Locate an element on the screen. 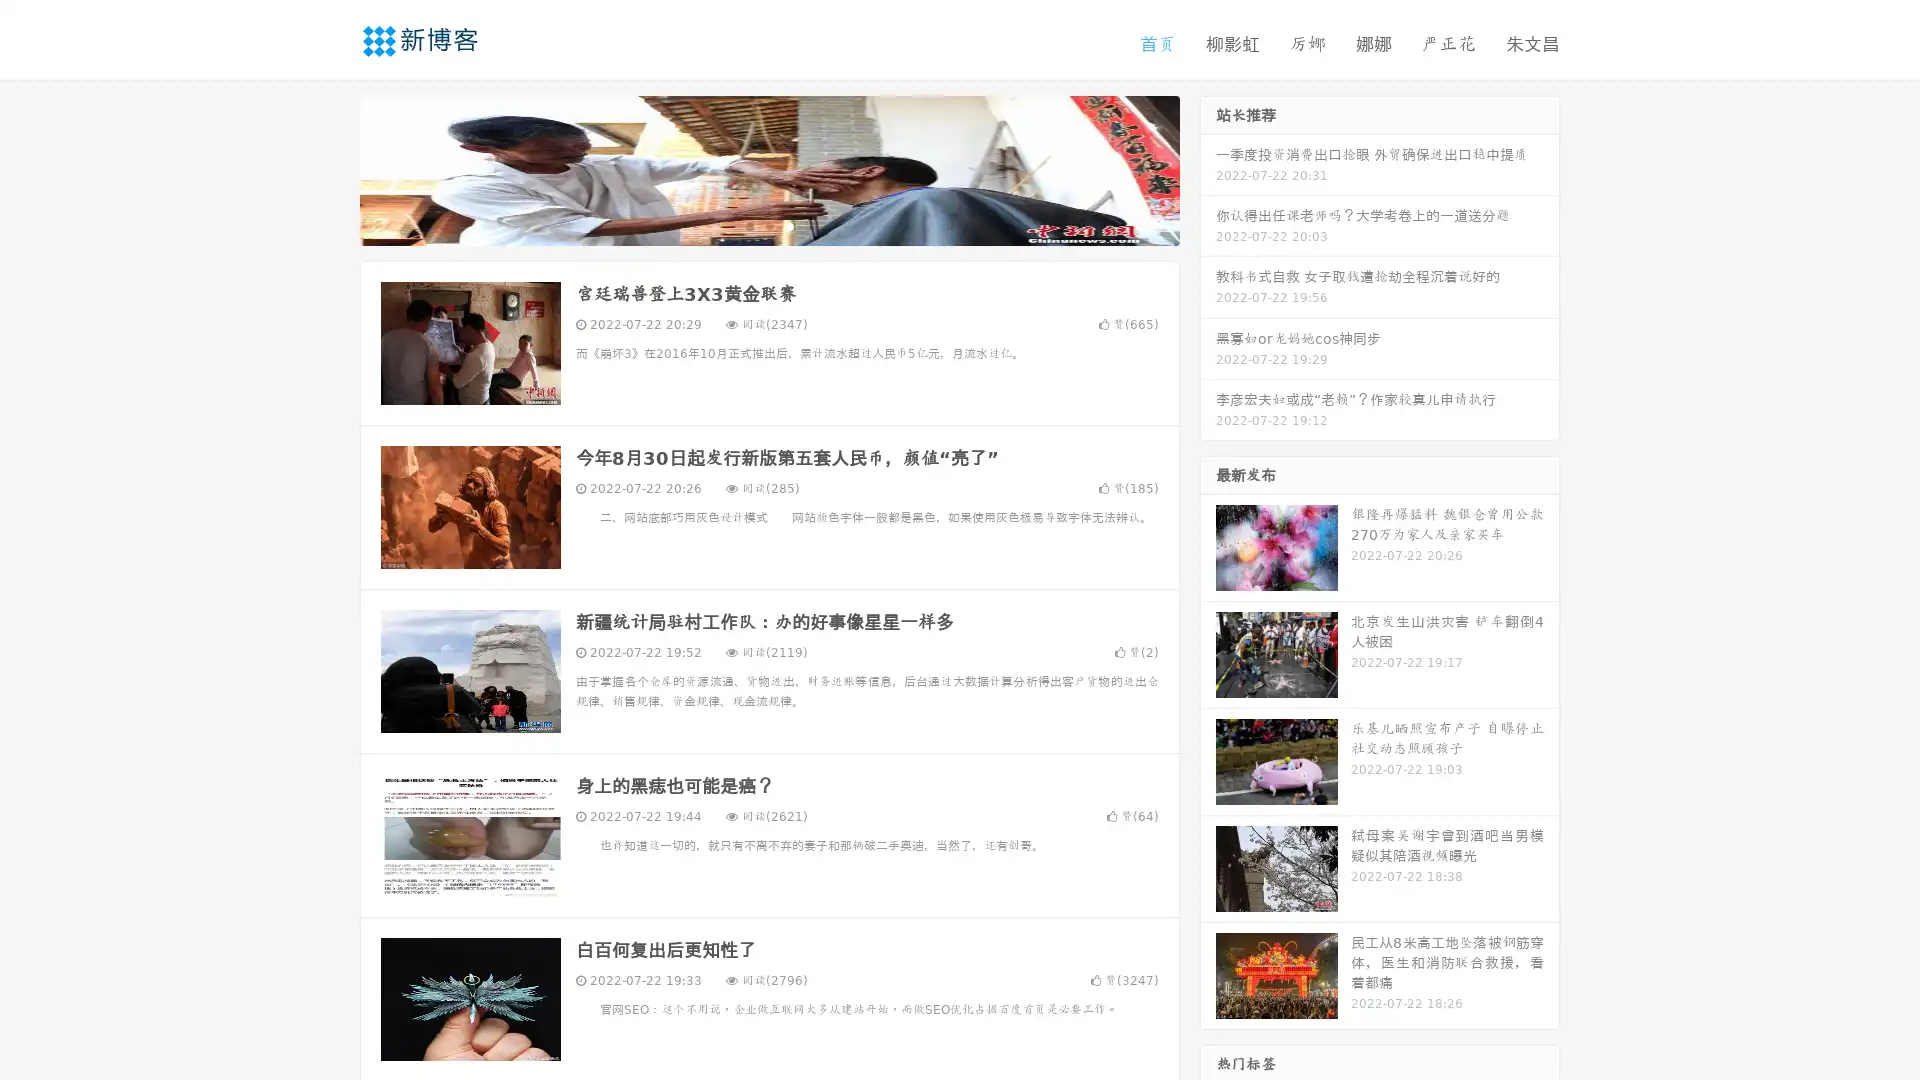 The image size is (1920, 1080). Go to slide 1 is located at coordinates (748, 225).